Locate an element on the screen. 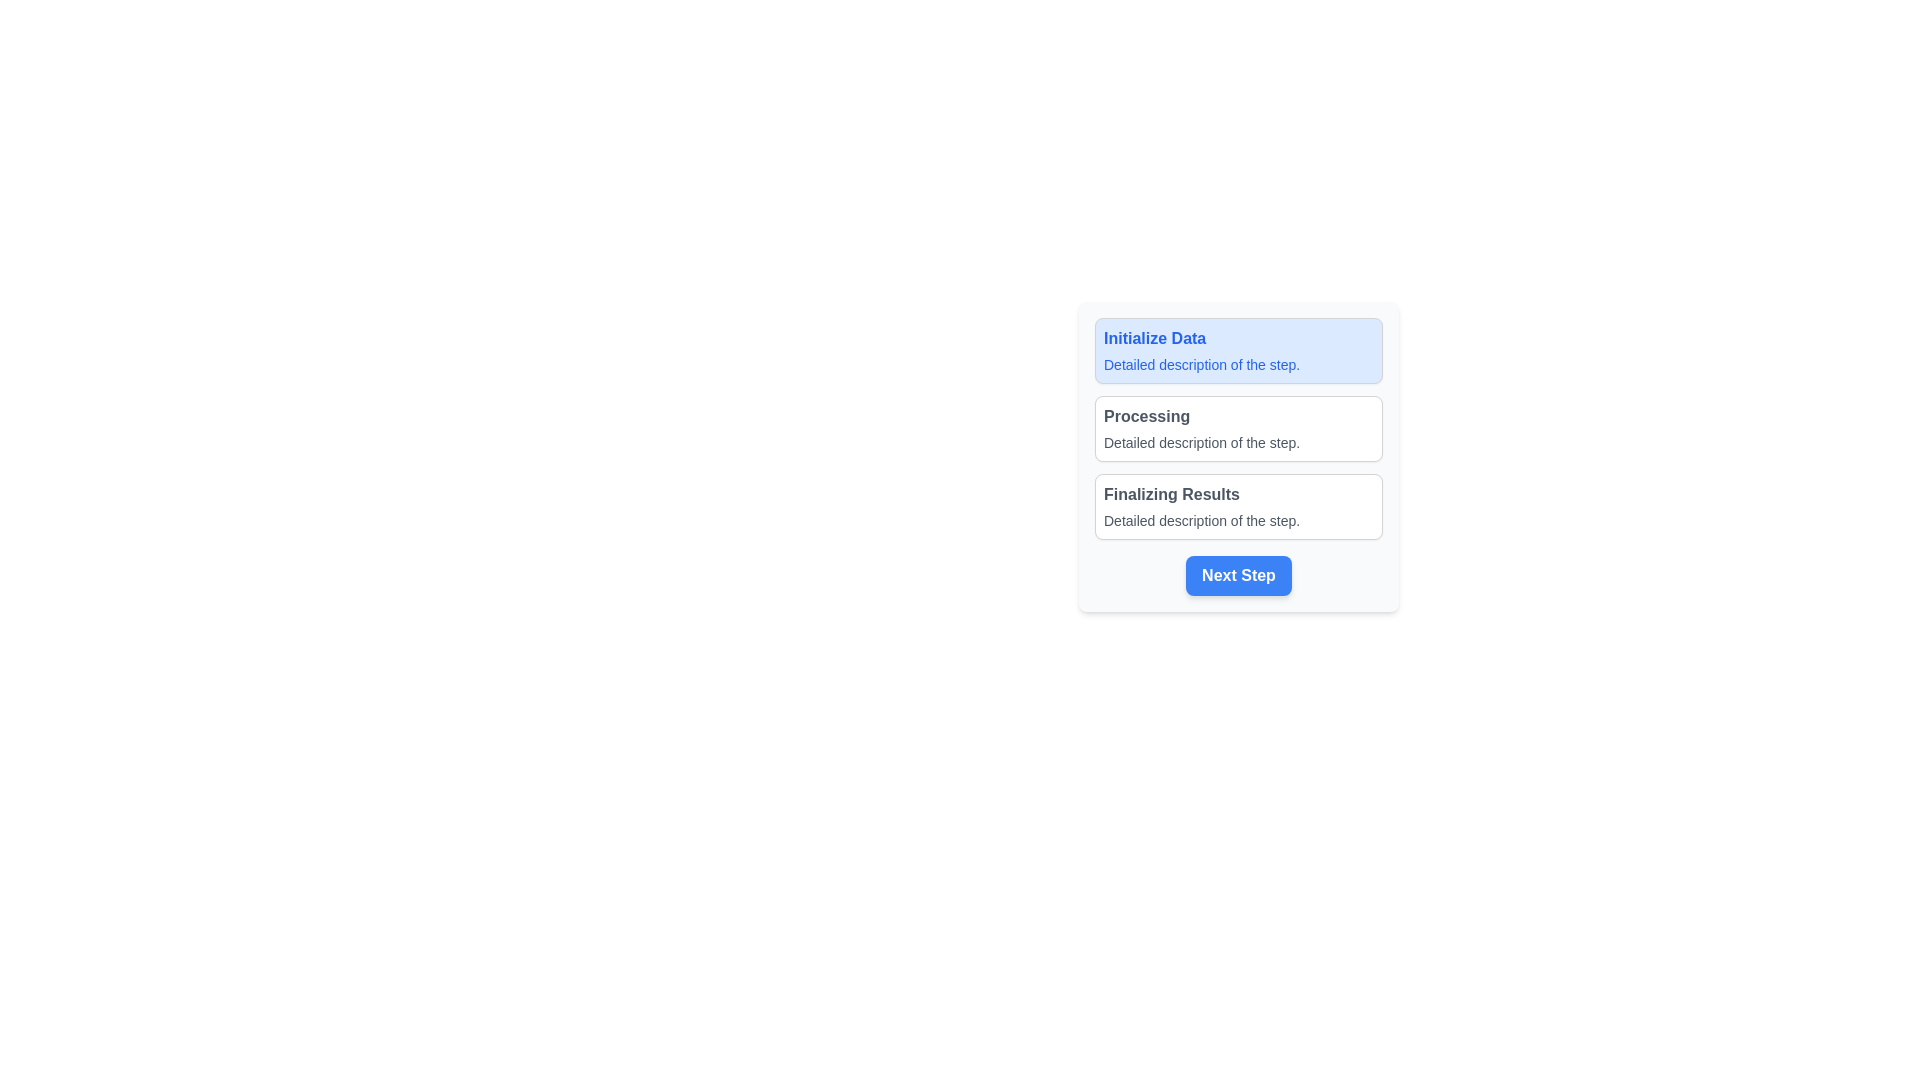  text content from the 'Finalizing Results' step in the process workflow, which is the third item in the vertical list of steps is located at coordinates (1237, 505).